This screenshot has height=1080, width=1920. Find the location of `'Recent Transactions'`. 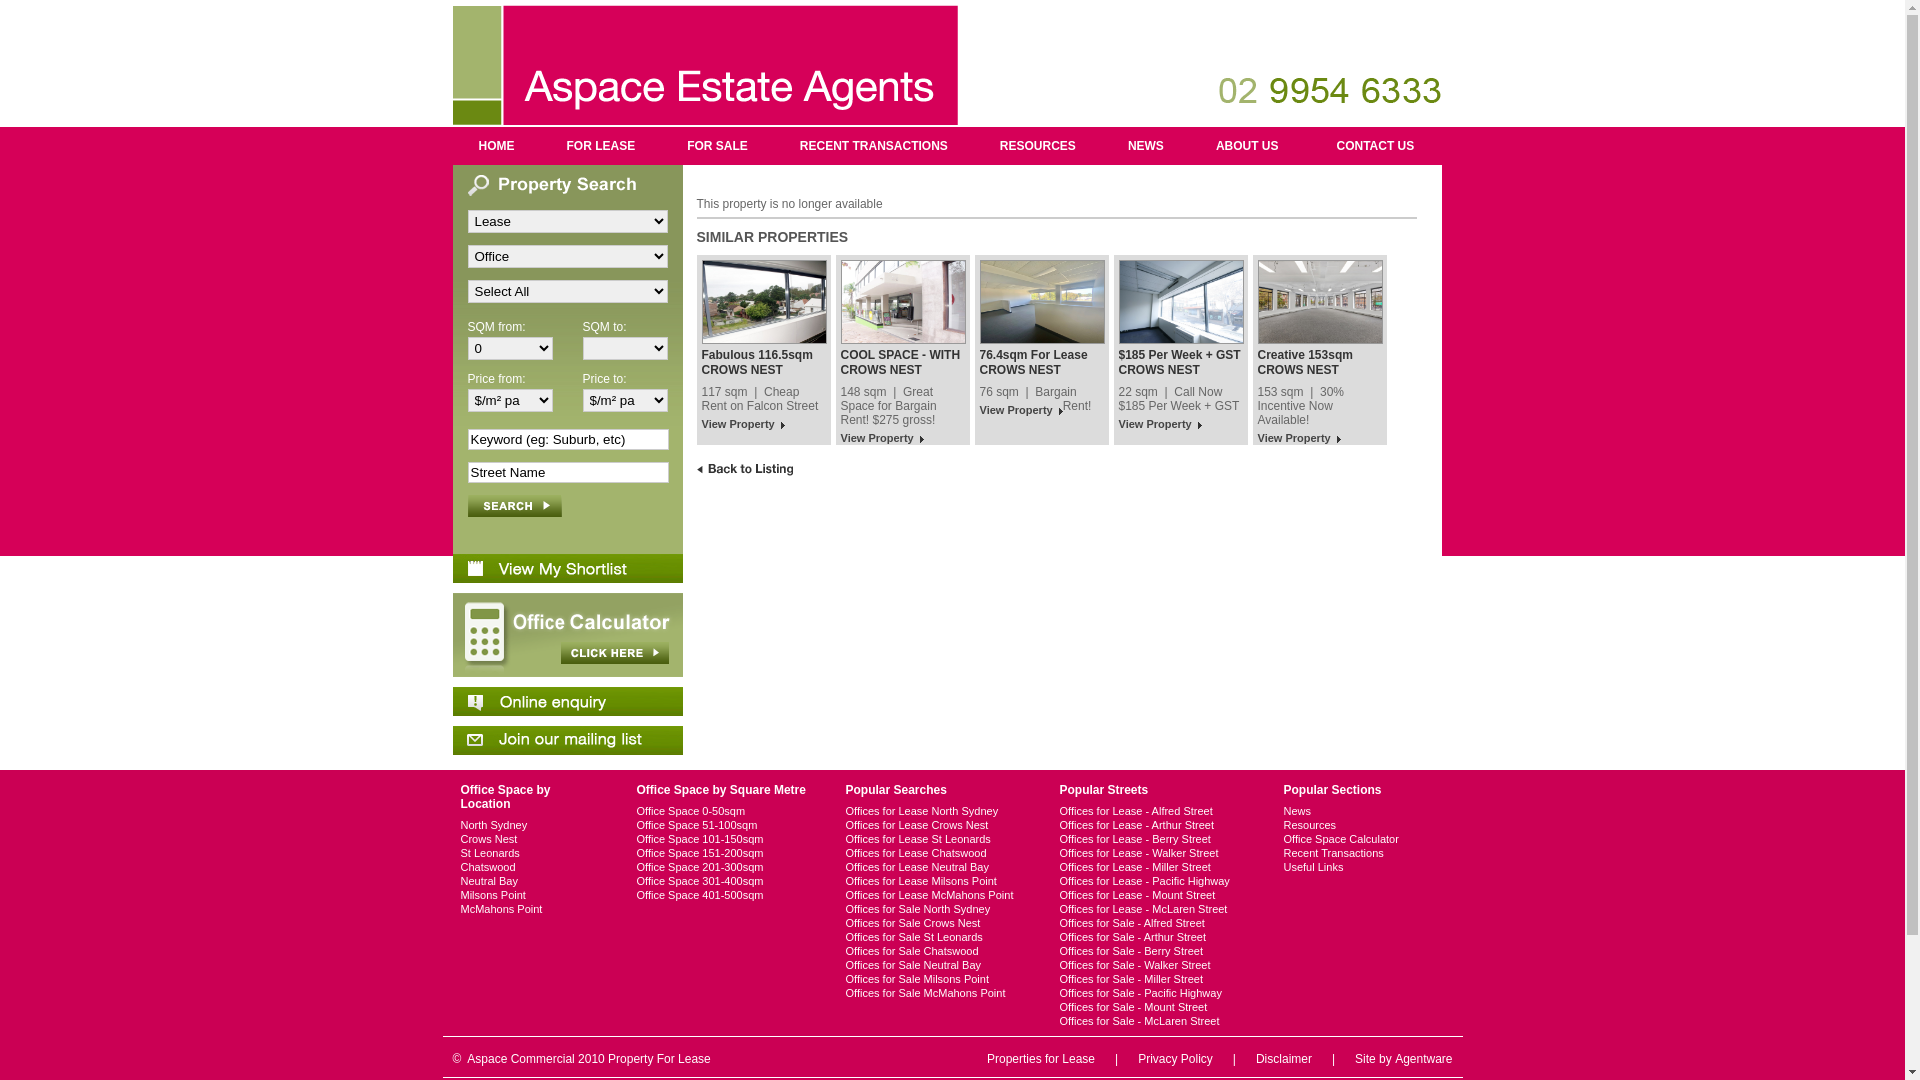

'Recent Transactions' is located at coordinates (1344, 852).